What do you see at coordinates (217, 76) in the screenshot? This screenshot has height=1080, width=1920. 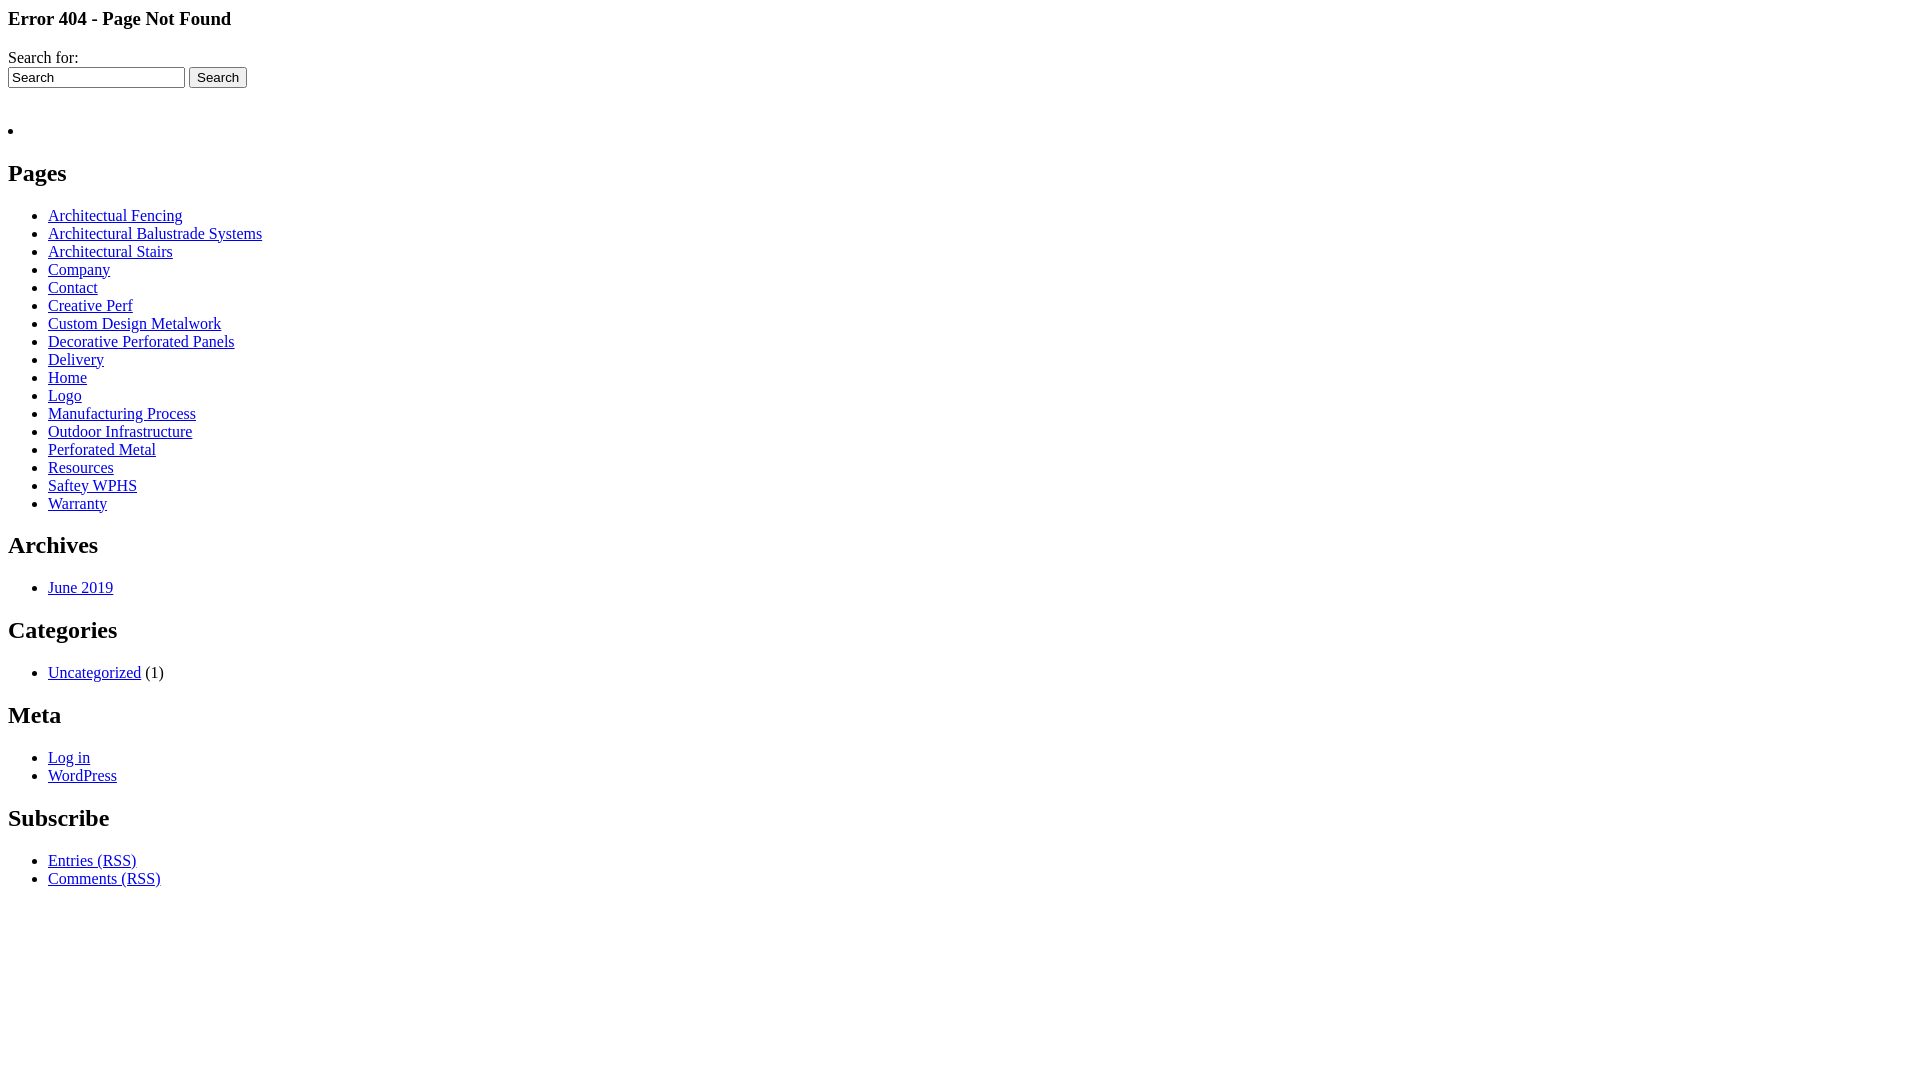 I see `'Search'` at bounding box center [217, 76].